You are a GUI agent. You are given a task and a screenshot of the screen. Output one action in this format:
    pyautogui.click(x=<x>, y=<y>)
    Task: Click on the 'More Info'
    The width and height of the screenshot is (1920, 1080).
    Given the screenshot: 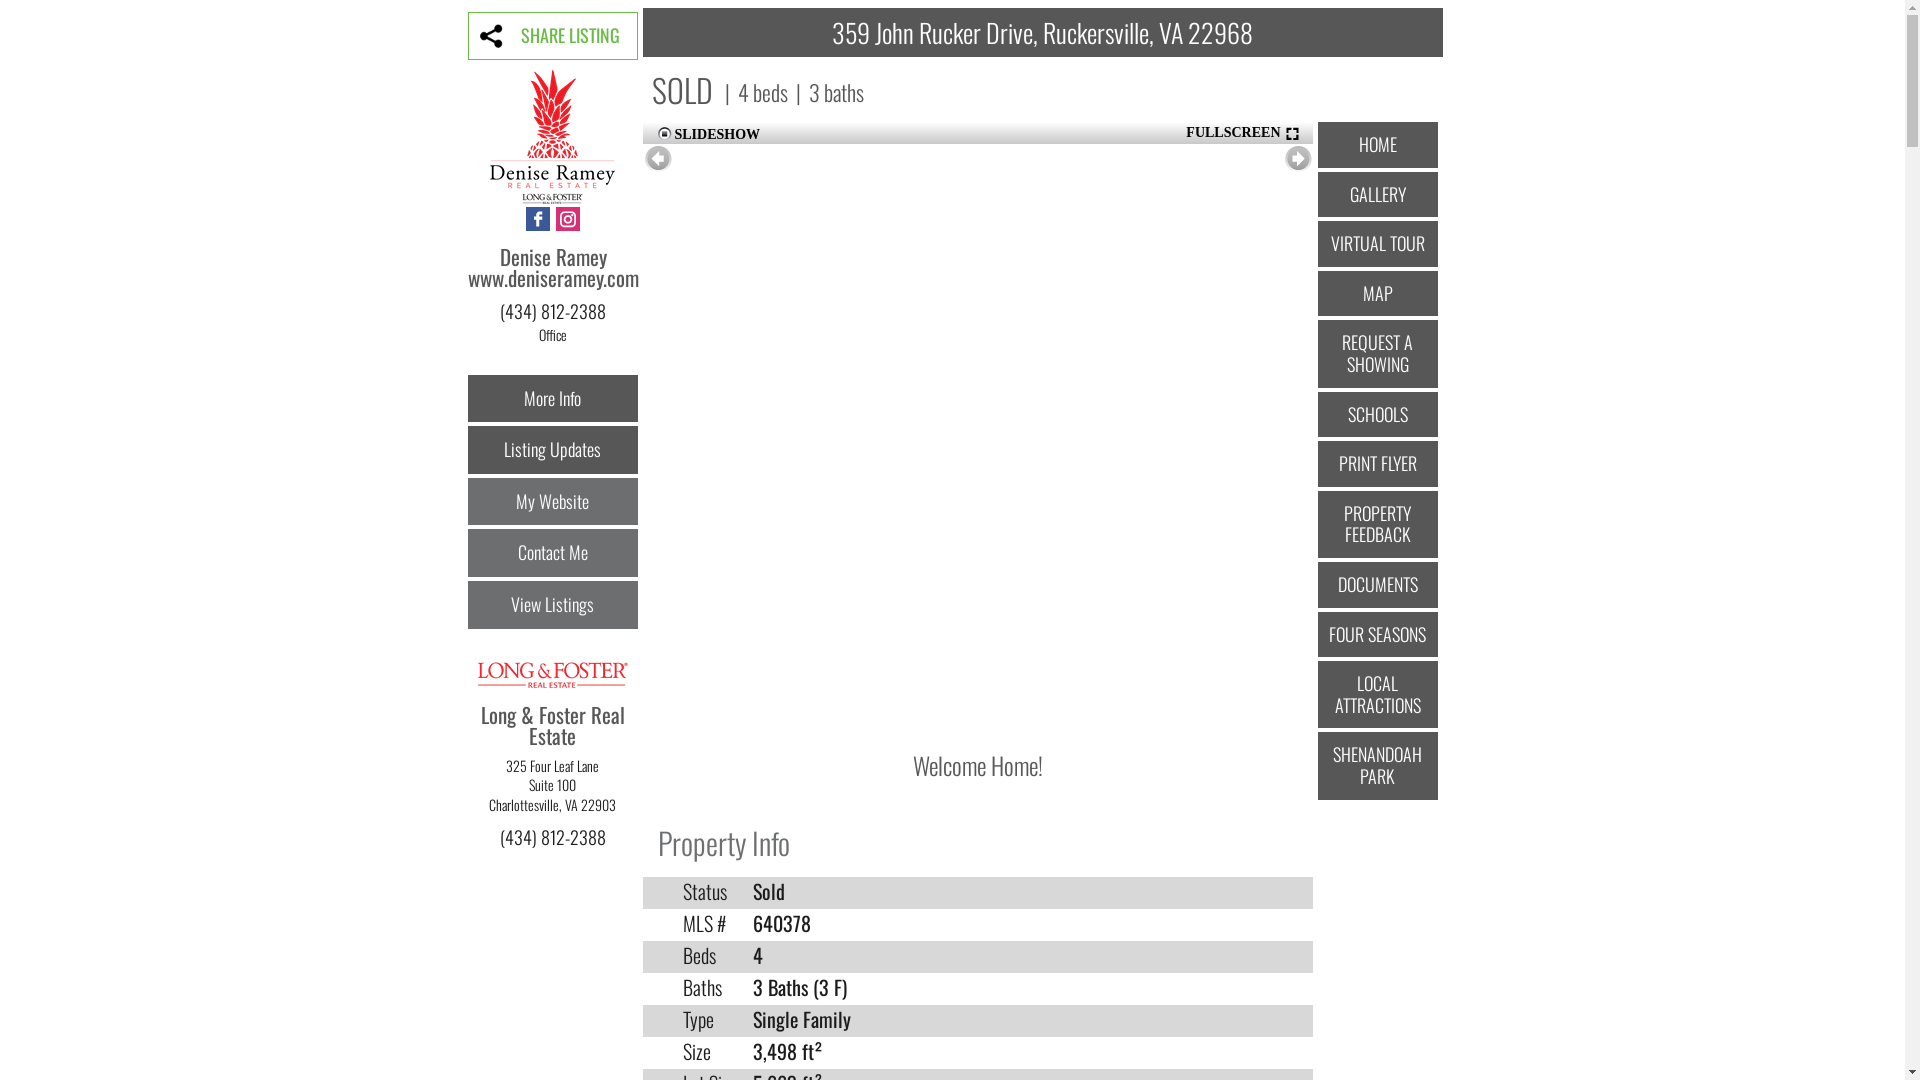 What is the action you would take?
    pyautogui.click(x=552, y=398)
    